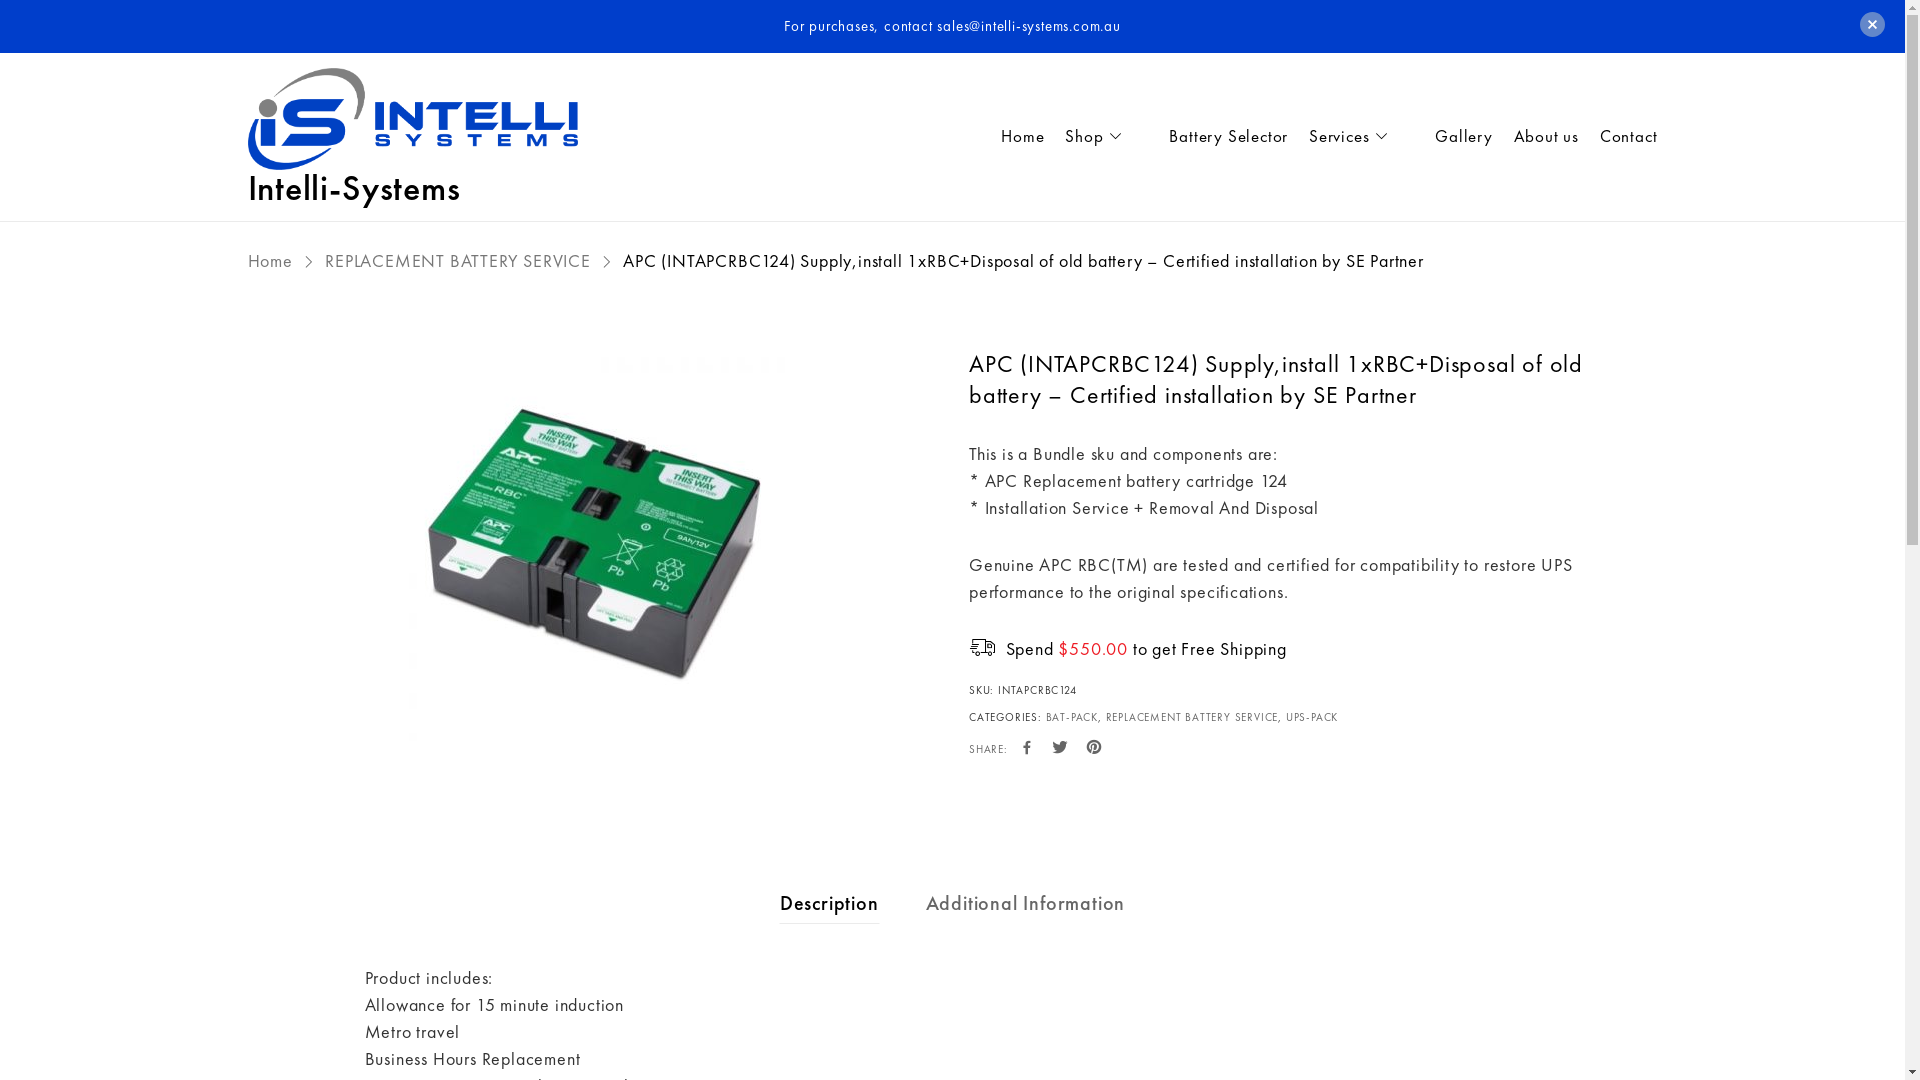 The image size is (1920, 1080). What do you see at coordinates (1070, 716) in the screenshot?
I see `'BAT-PACK'` at bounding box center [1070, 716].